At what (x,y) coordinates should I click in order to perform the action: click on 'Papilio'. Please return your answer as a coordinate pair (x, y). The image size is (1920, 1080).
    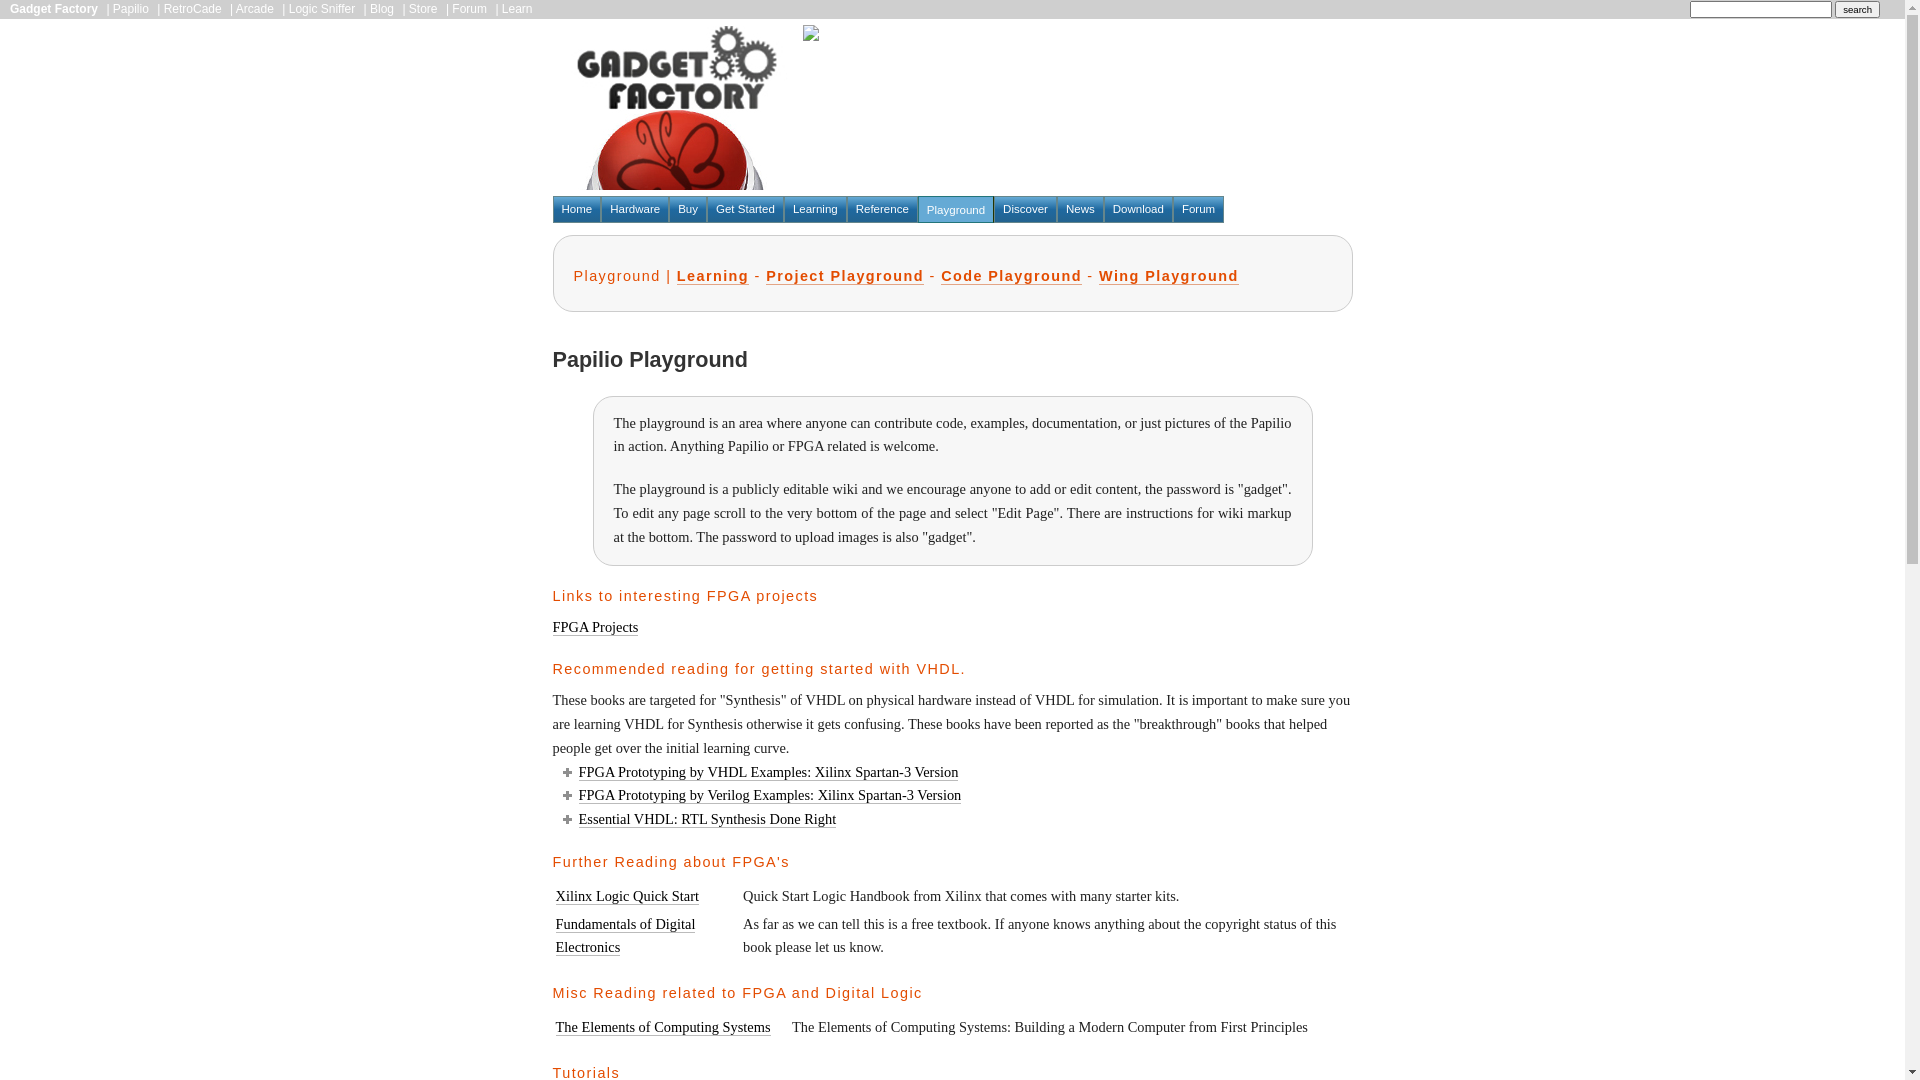
    Looking at the image, I should click on (129, 8).